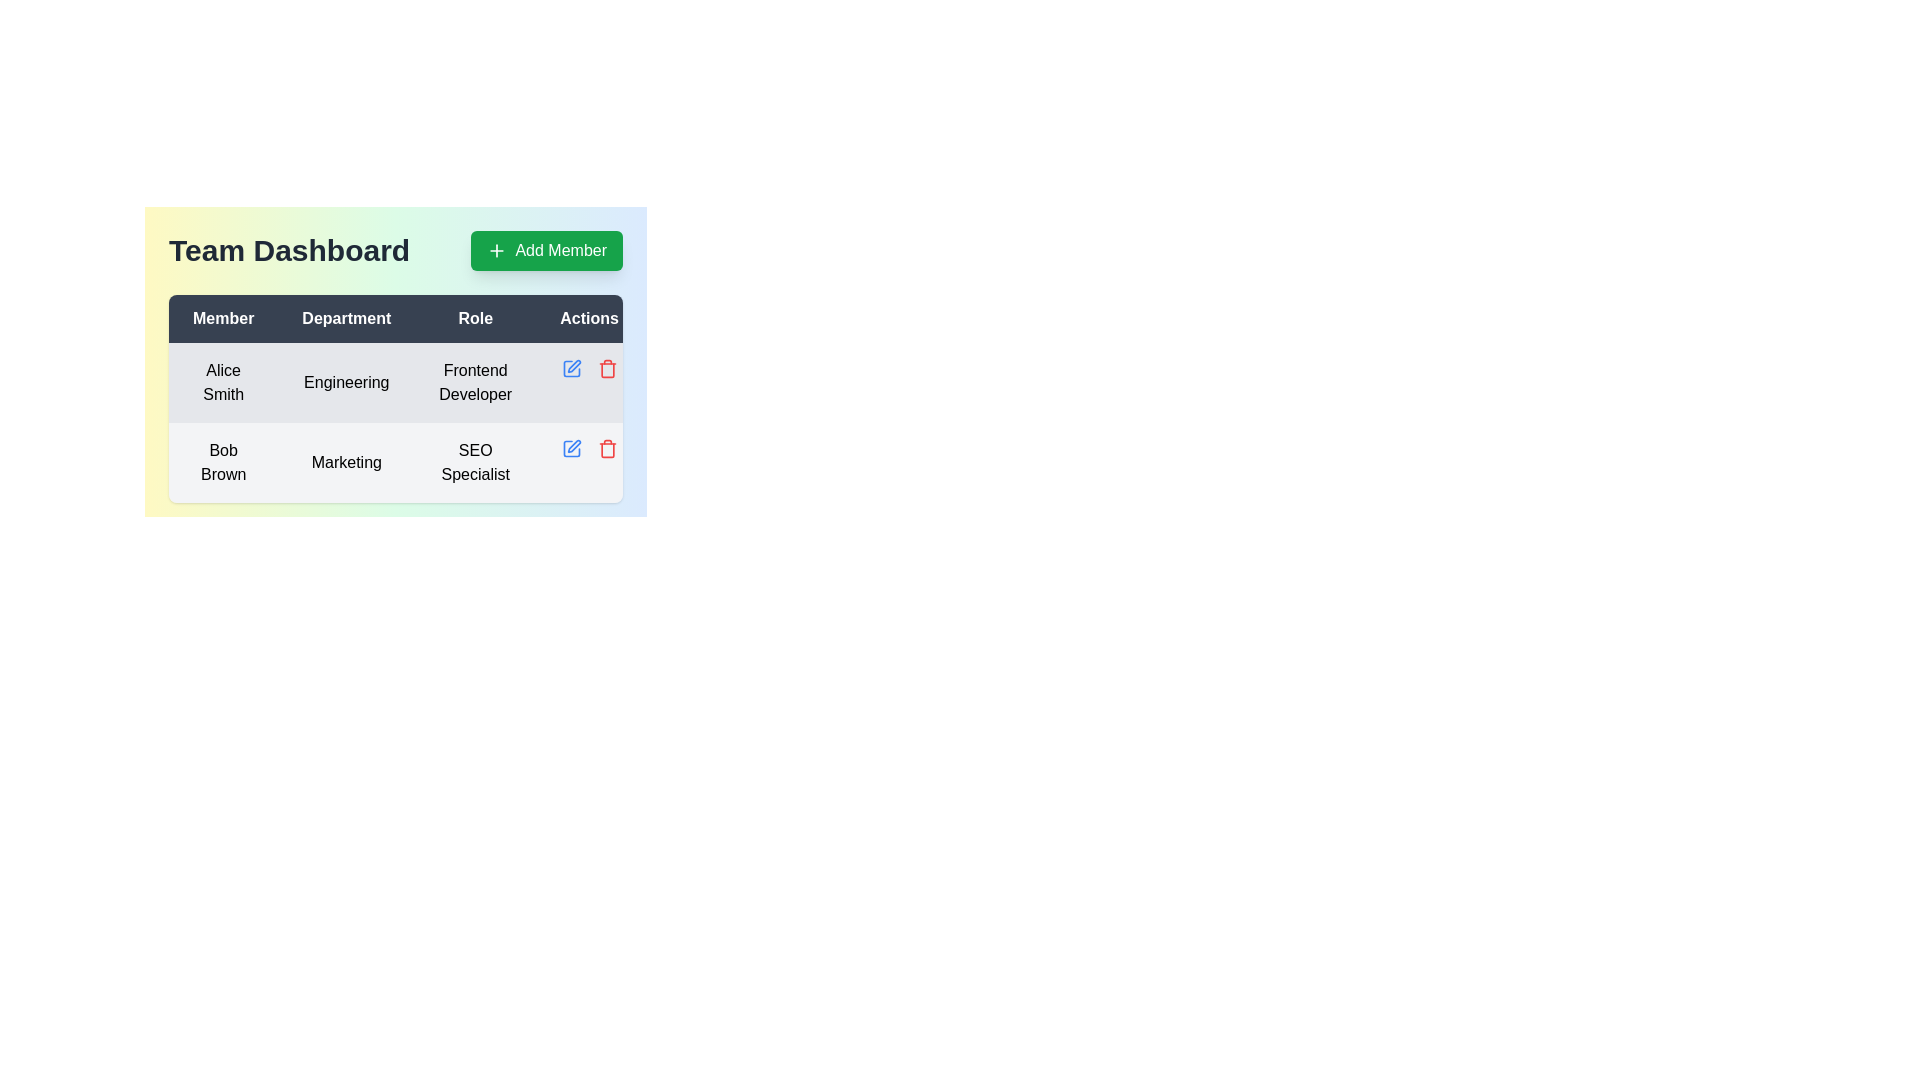 This screenshot has height=1080, width=1920. What do you see at coordinates (570, 447) in the screenshot?
I see `the edit icon` at bounding box center [570, 447].